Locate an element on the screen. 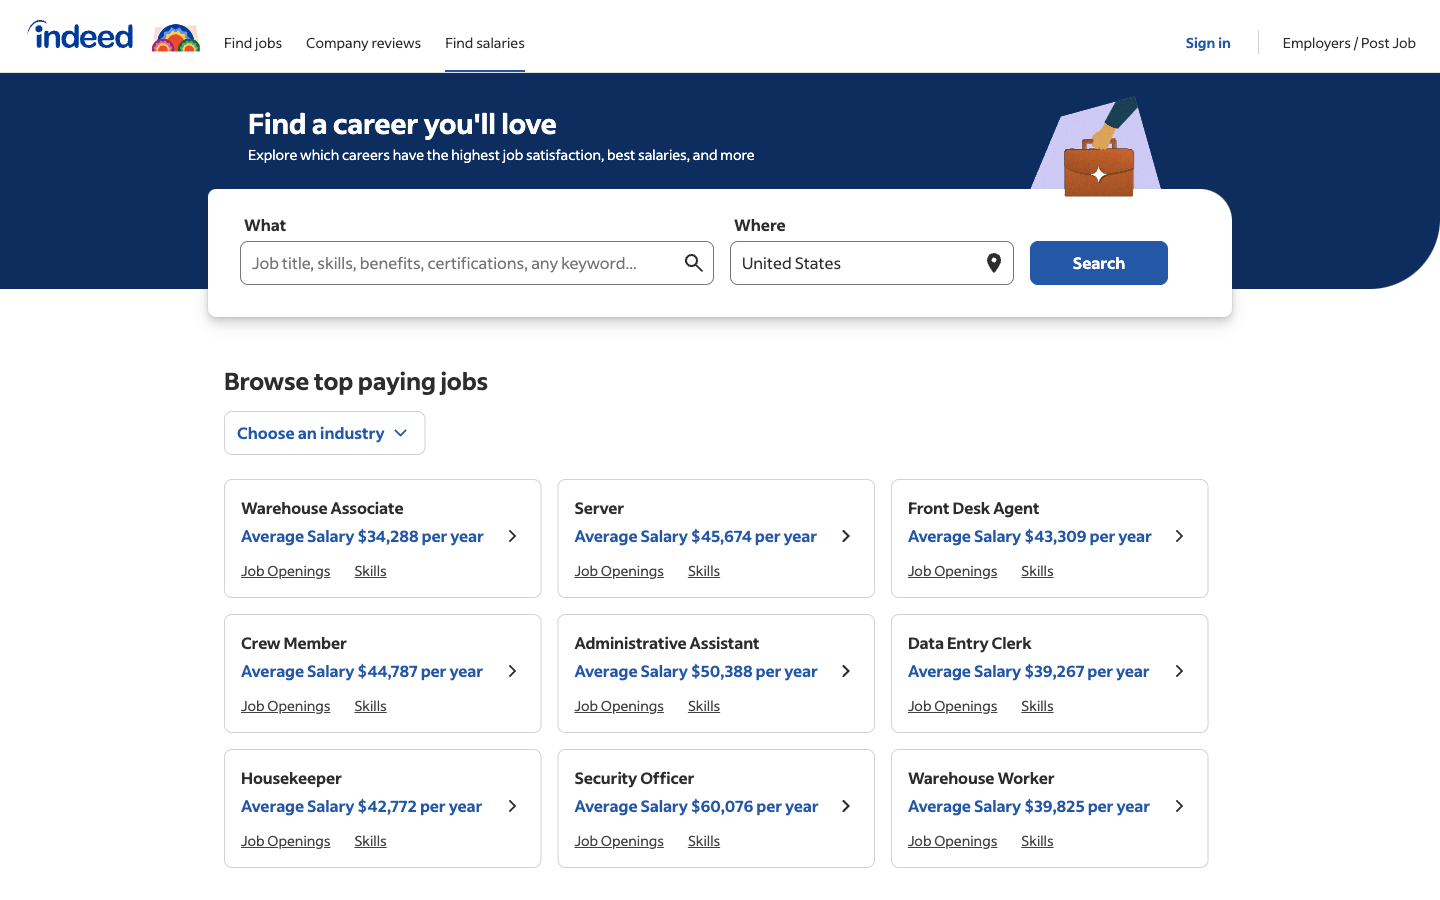 The width and height of the screenshot is (1440, 900). the industry selection for job search is located at coordinates (325, 432).